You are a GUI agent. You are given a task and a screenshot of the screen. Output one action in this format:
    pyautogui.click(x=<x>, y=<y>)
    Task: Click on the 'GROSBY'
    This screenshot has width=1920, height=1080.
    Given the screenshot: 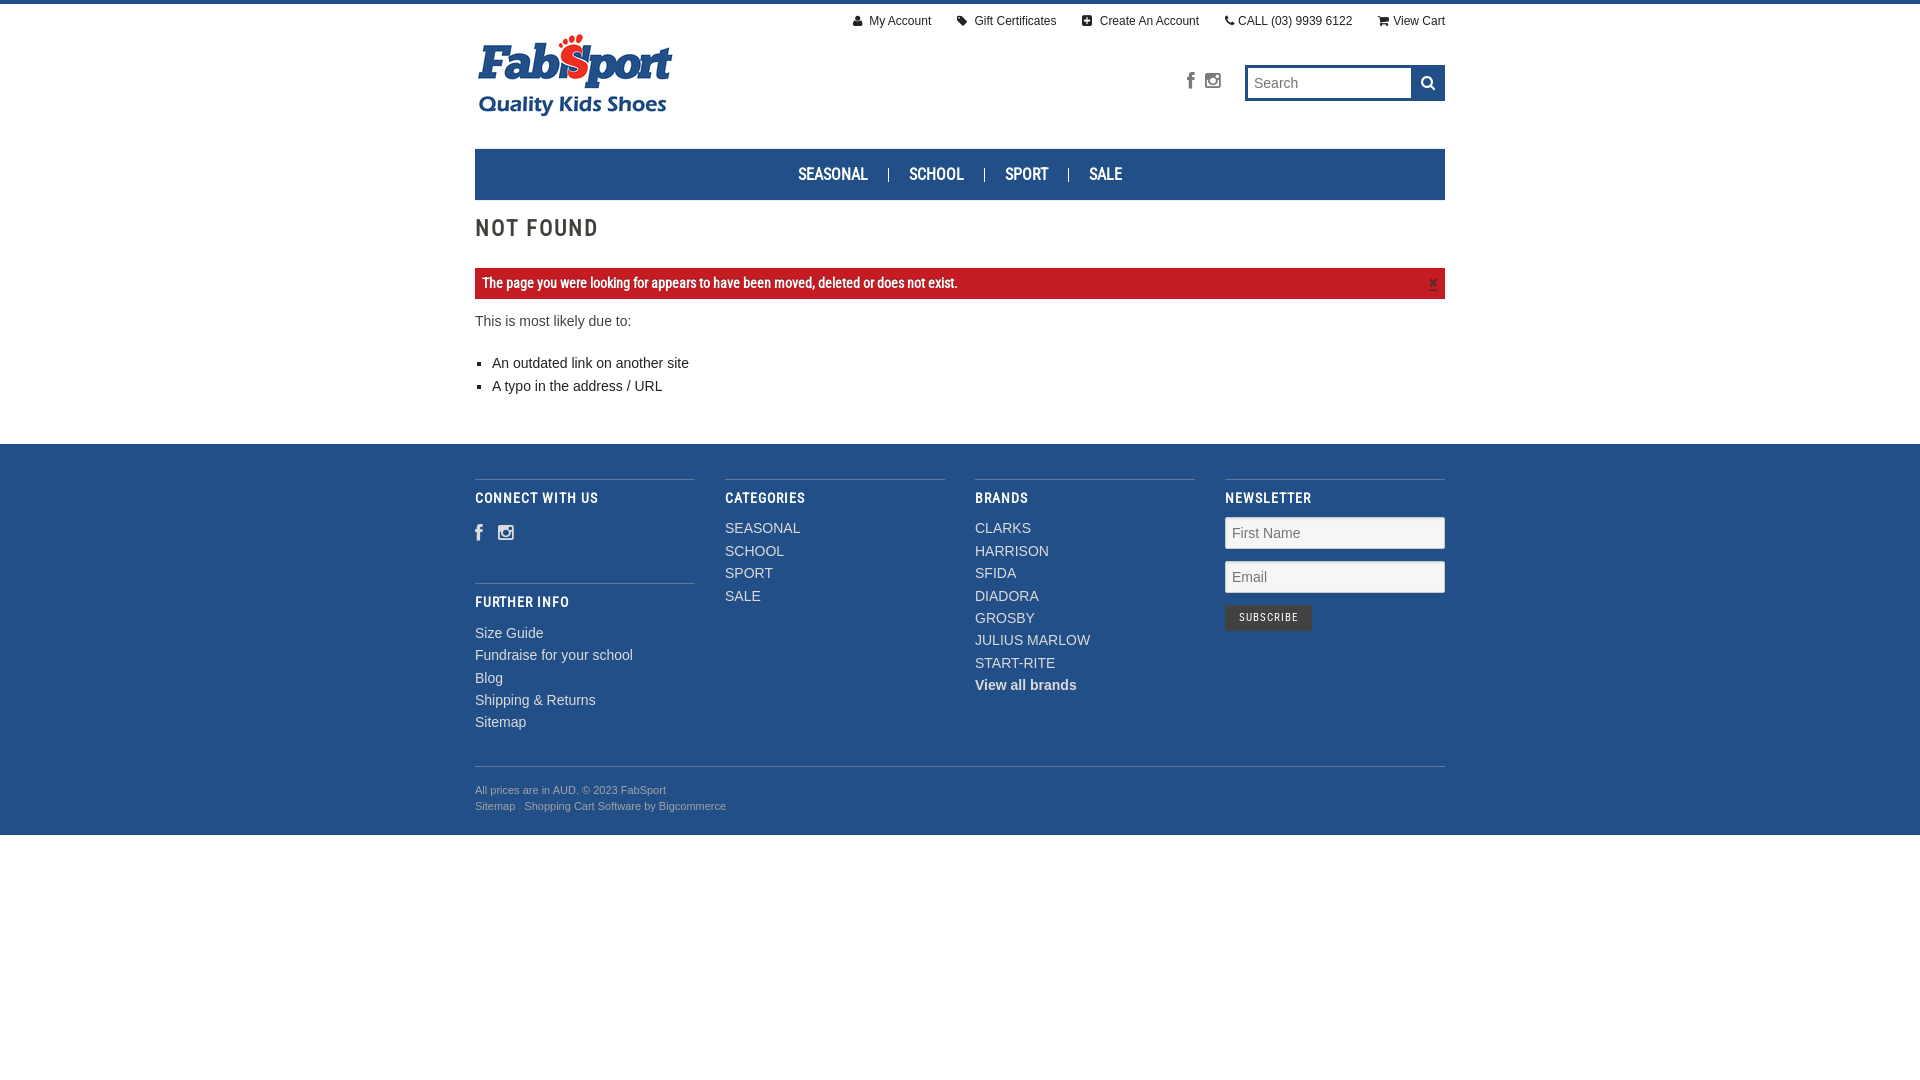 What is the action you would take?
    pyautogui.click(x=1004, y=616)
    